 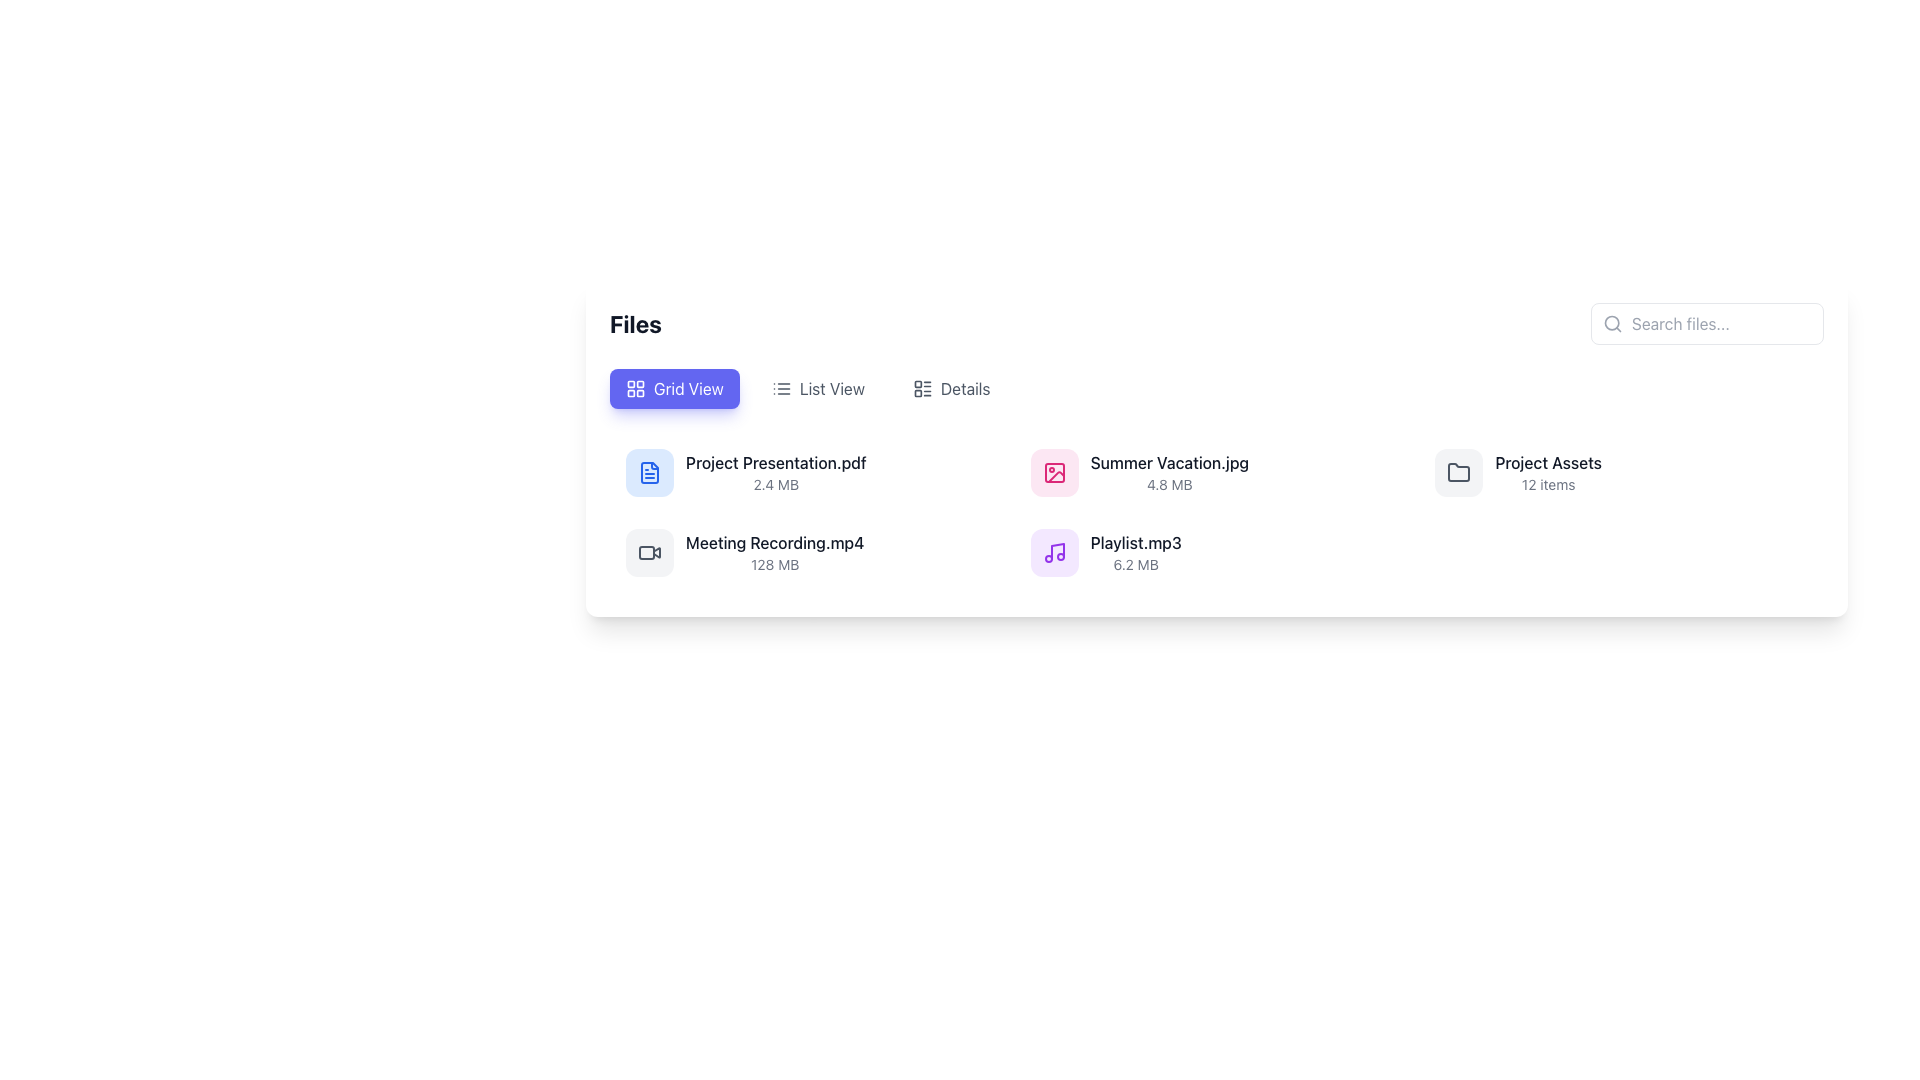 I want to click on the file linked to the text label displaying 'Playlist.mp3', which appears in the lower-right section of the file information group, so click(x=1136, y=543).